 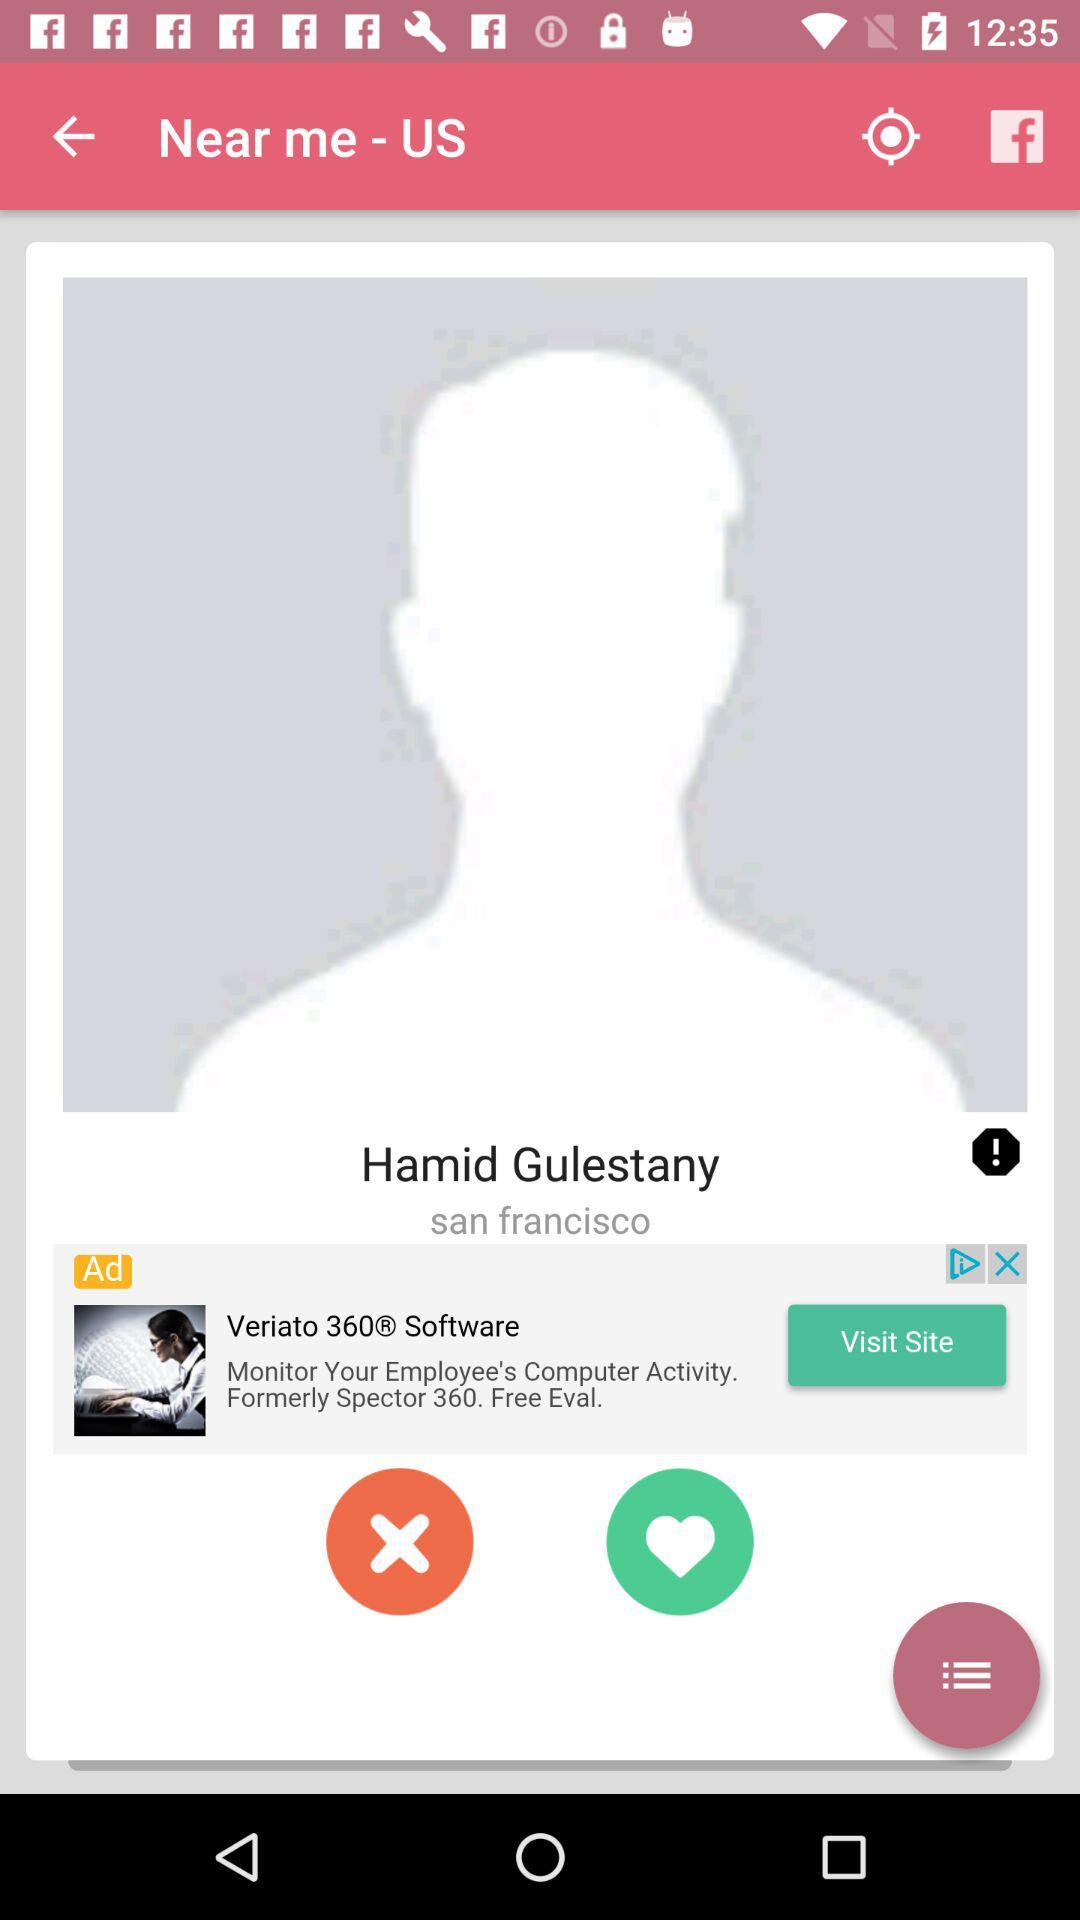 I want to click on report the user, so click(x=995, y=1152).